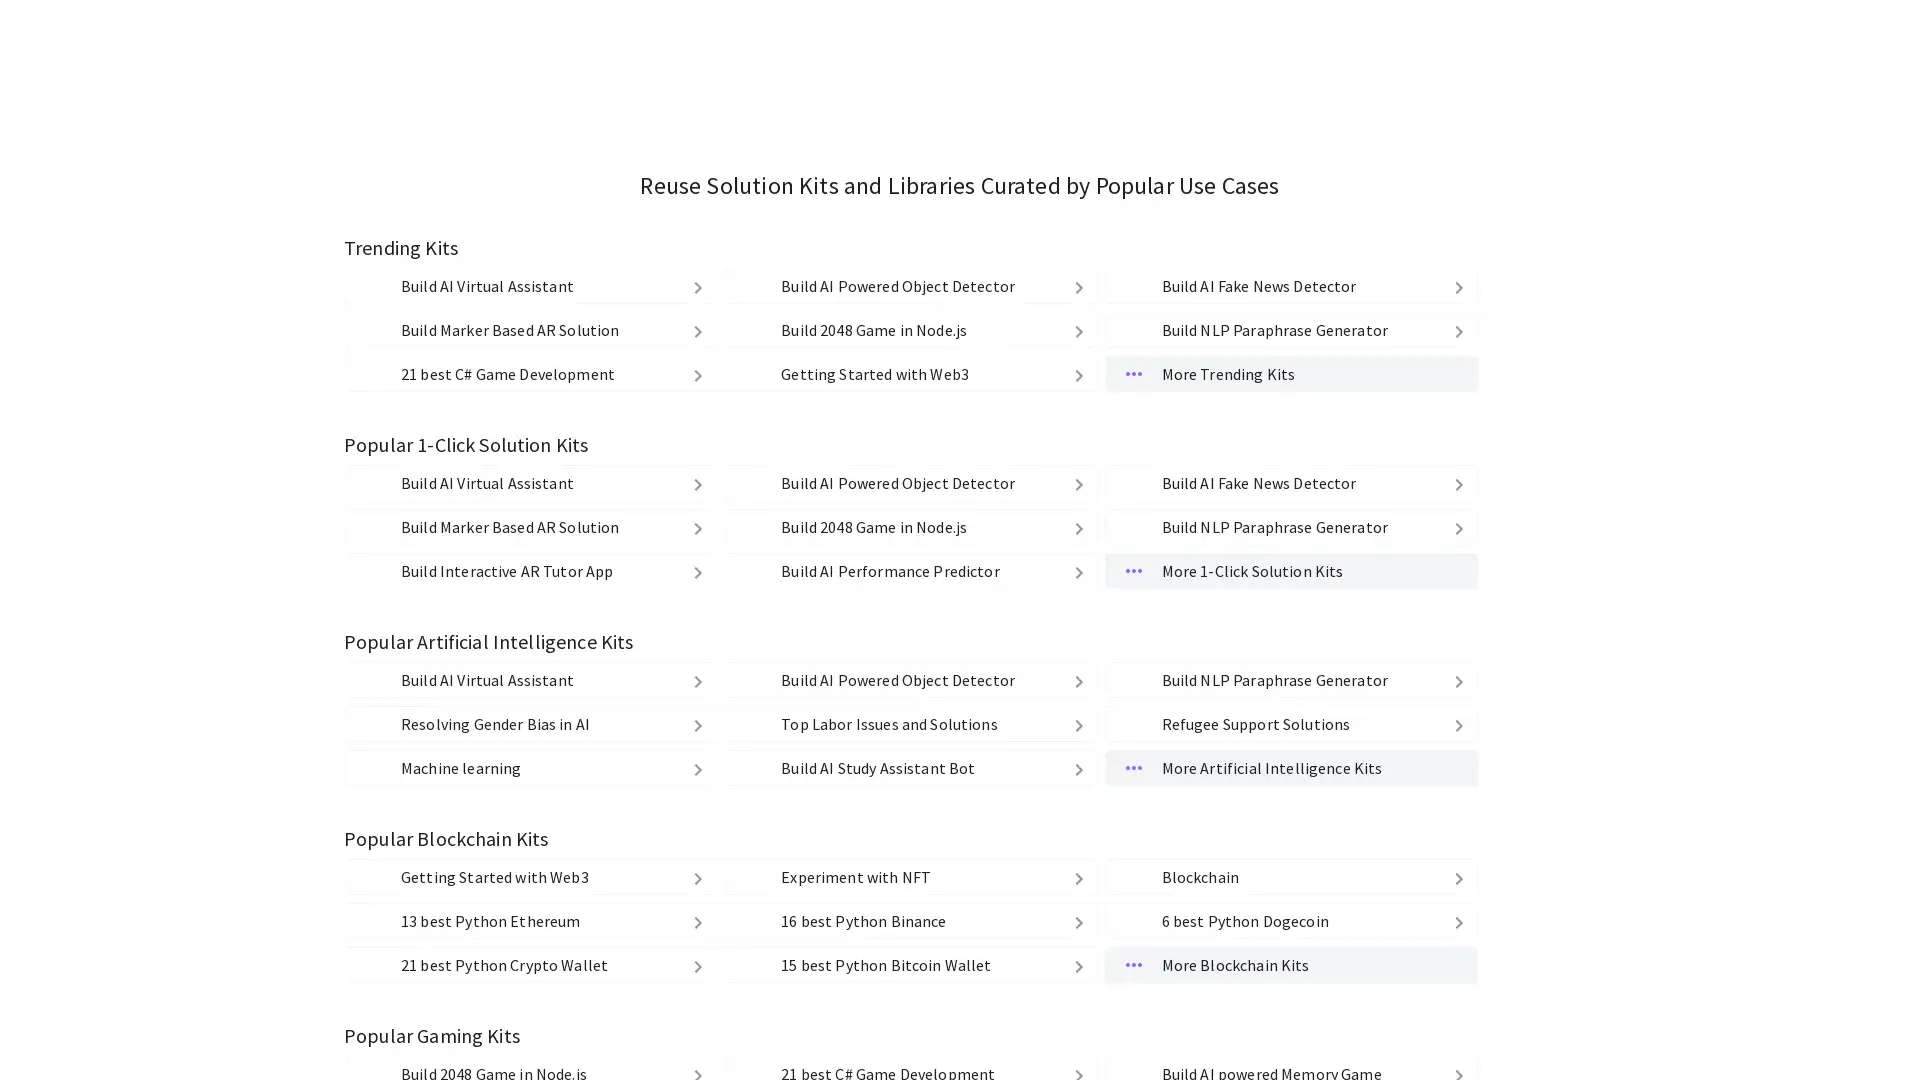  What do you see at coordinates (849, 589) in the screenshot?
I see `No License` at bounding box center [849, 589].